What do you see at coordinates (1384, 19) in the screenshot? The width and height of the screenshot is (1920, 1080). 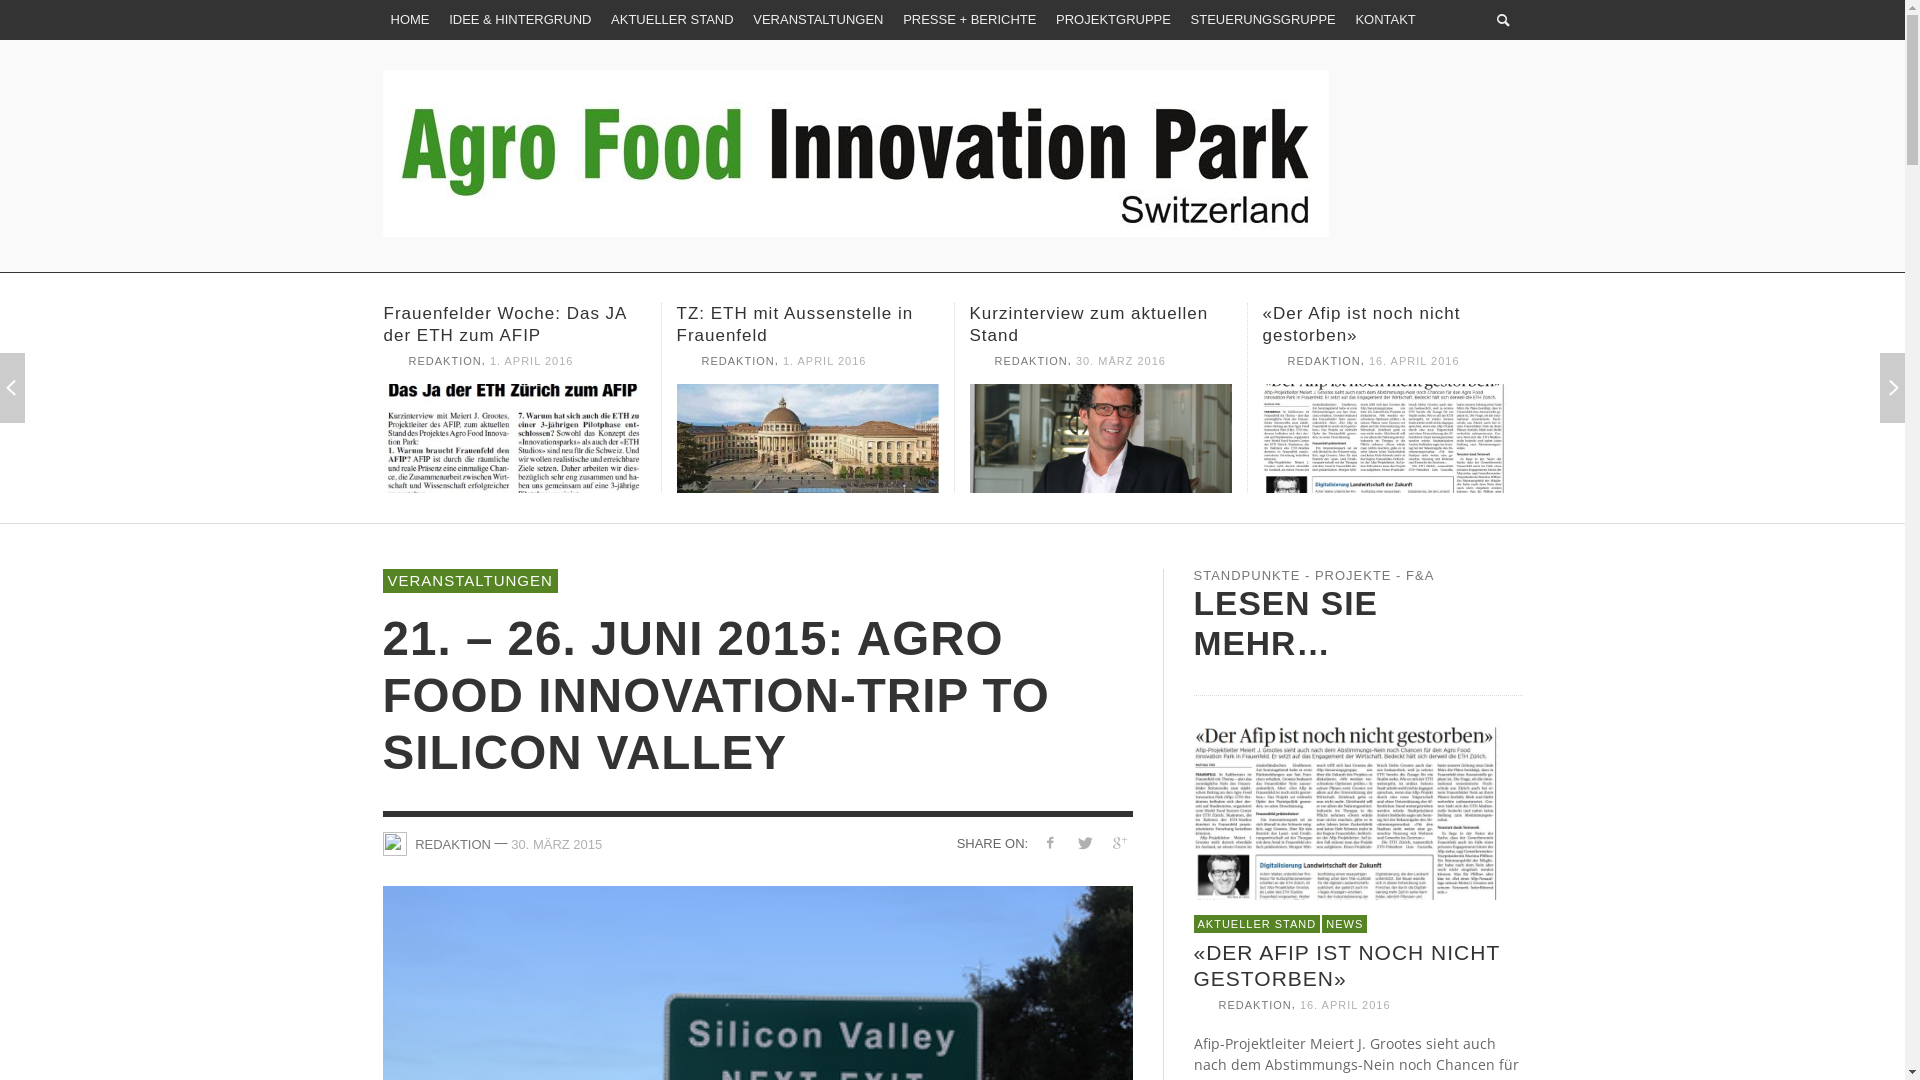 I see `'KONTAKT'` at bounding box center [1384, 19].